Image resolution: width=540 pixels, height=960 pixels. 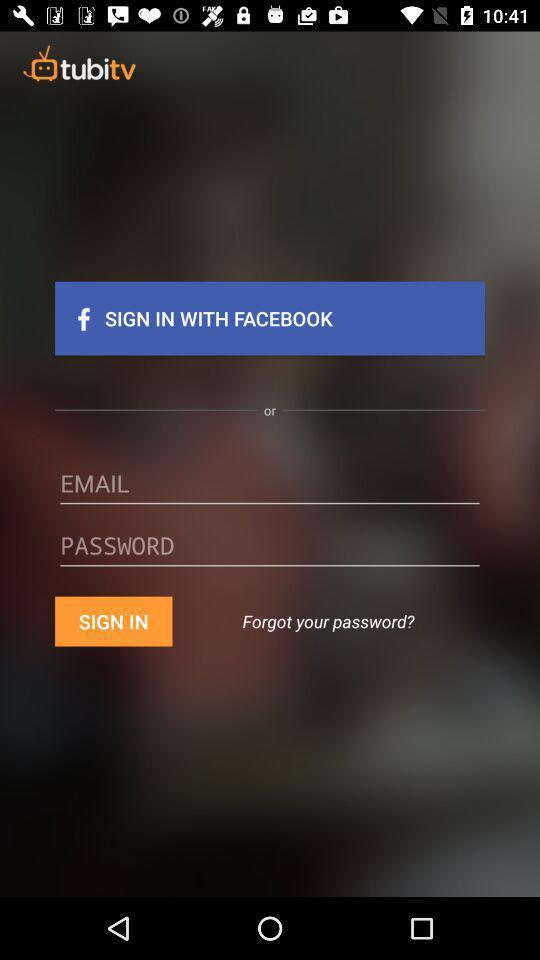 What do you see at coordinates (270, 489) in the screenshot?
I see `type in email address` at bounding box center [270, 489].